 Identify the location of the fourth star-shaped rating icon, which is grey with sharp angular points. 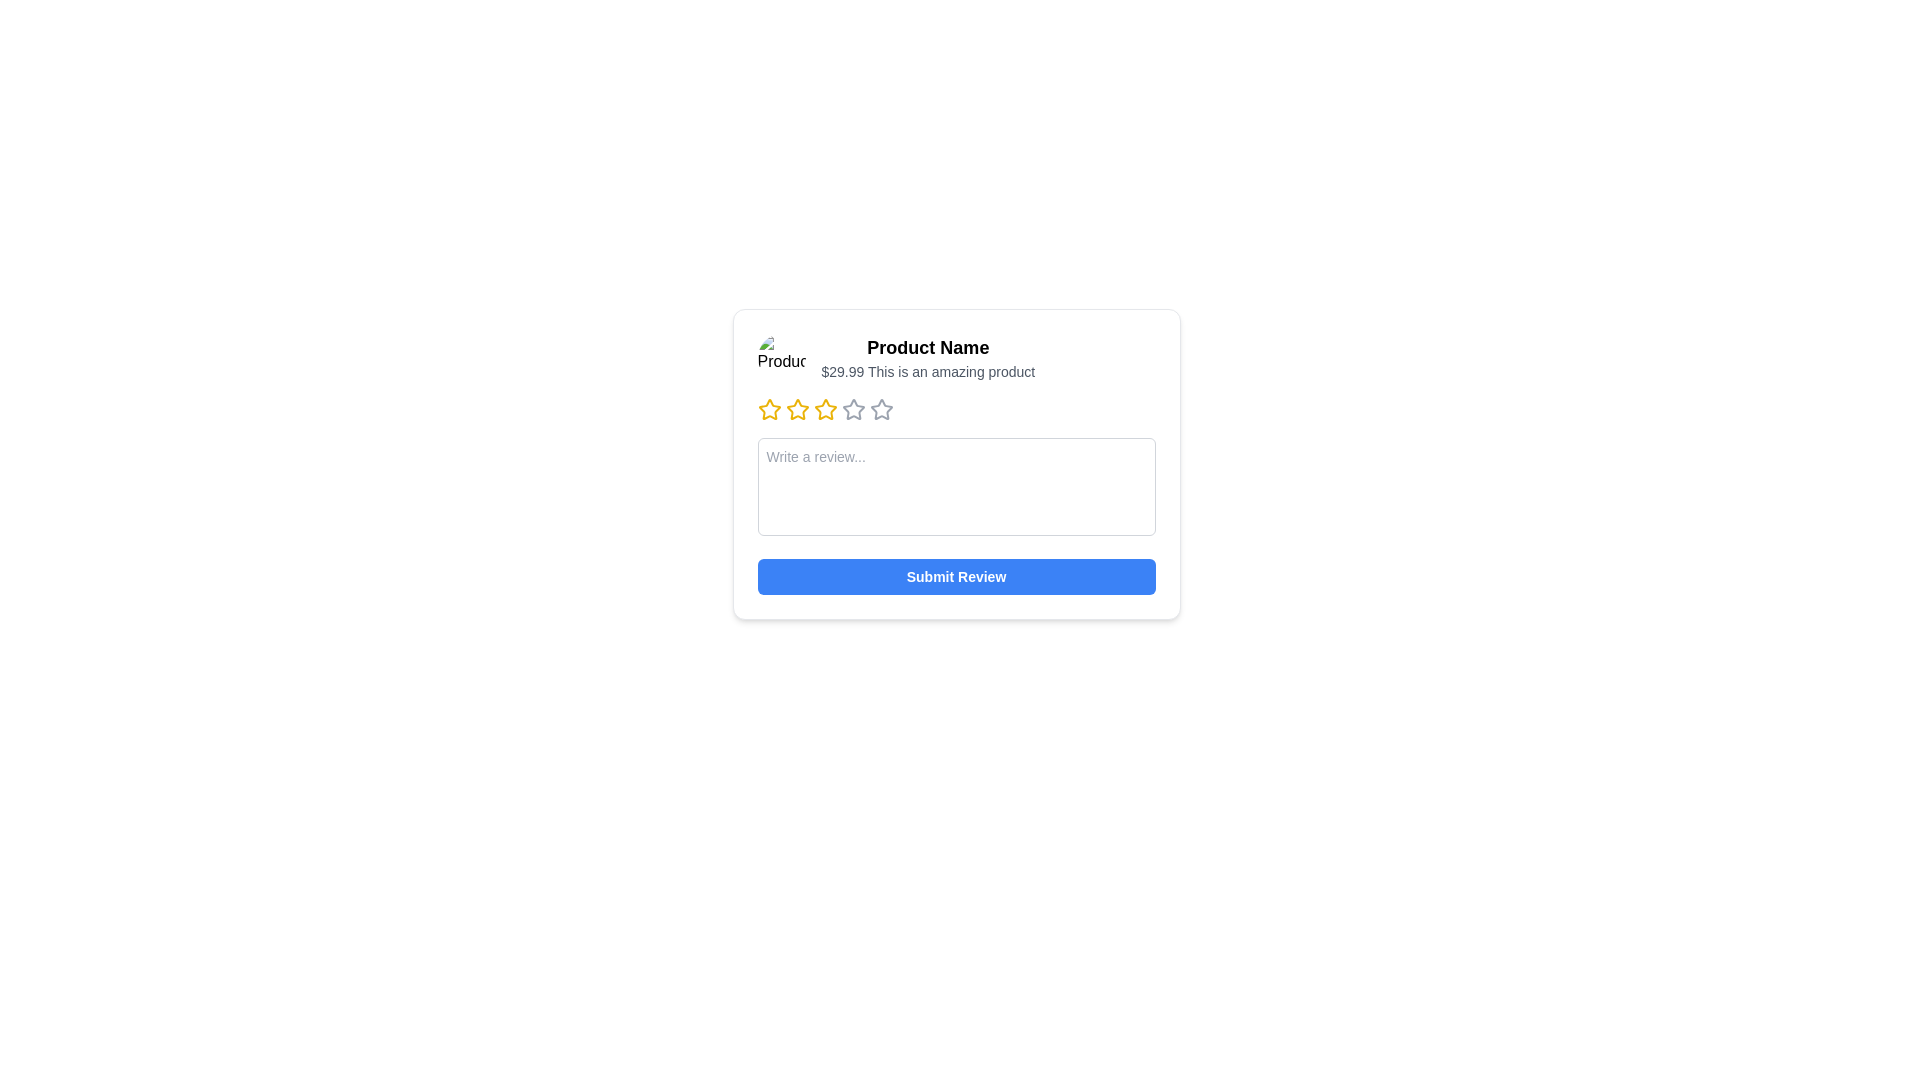
(880, 408).